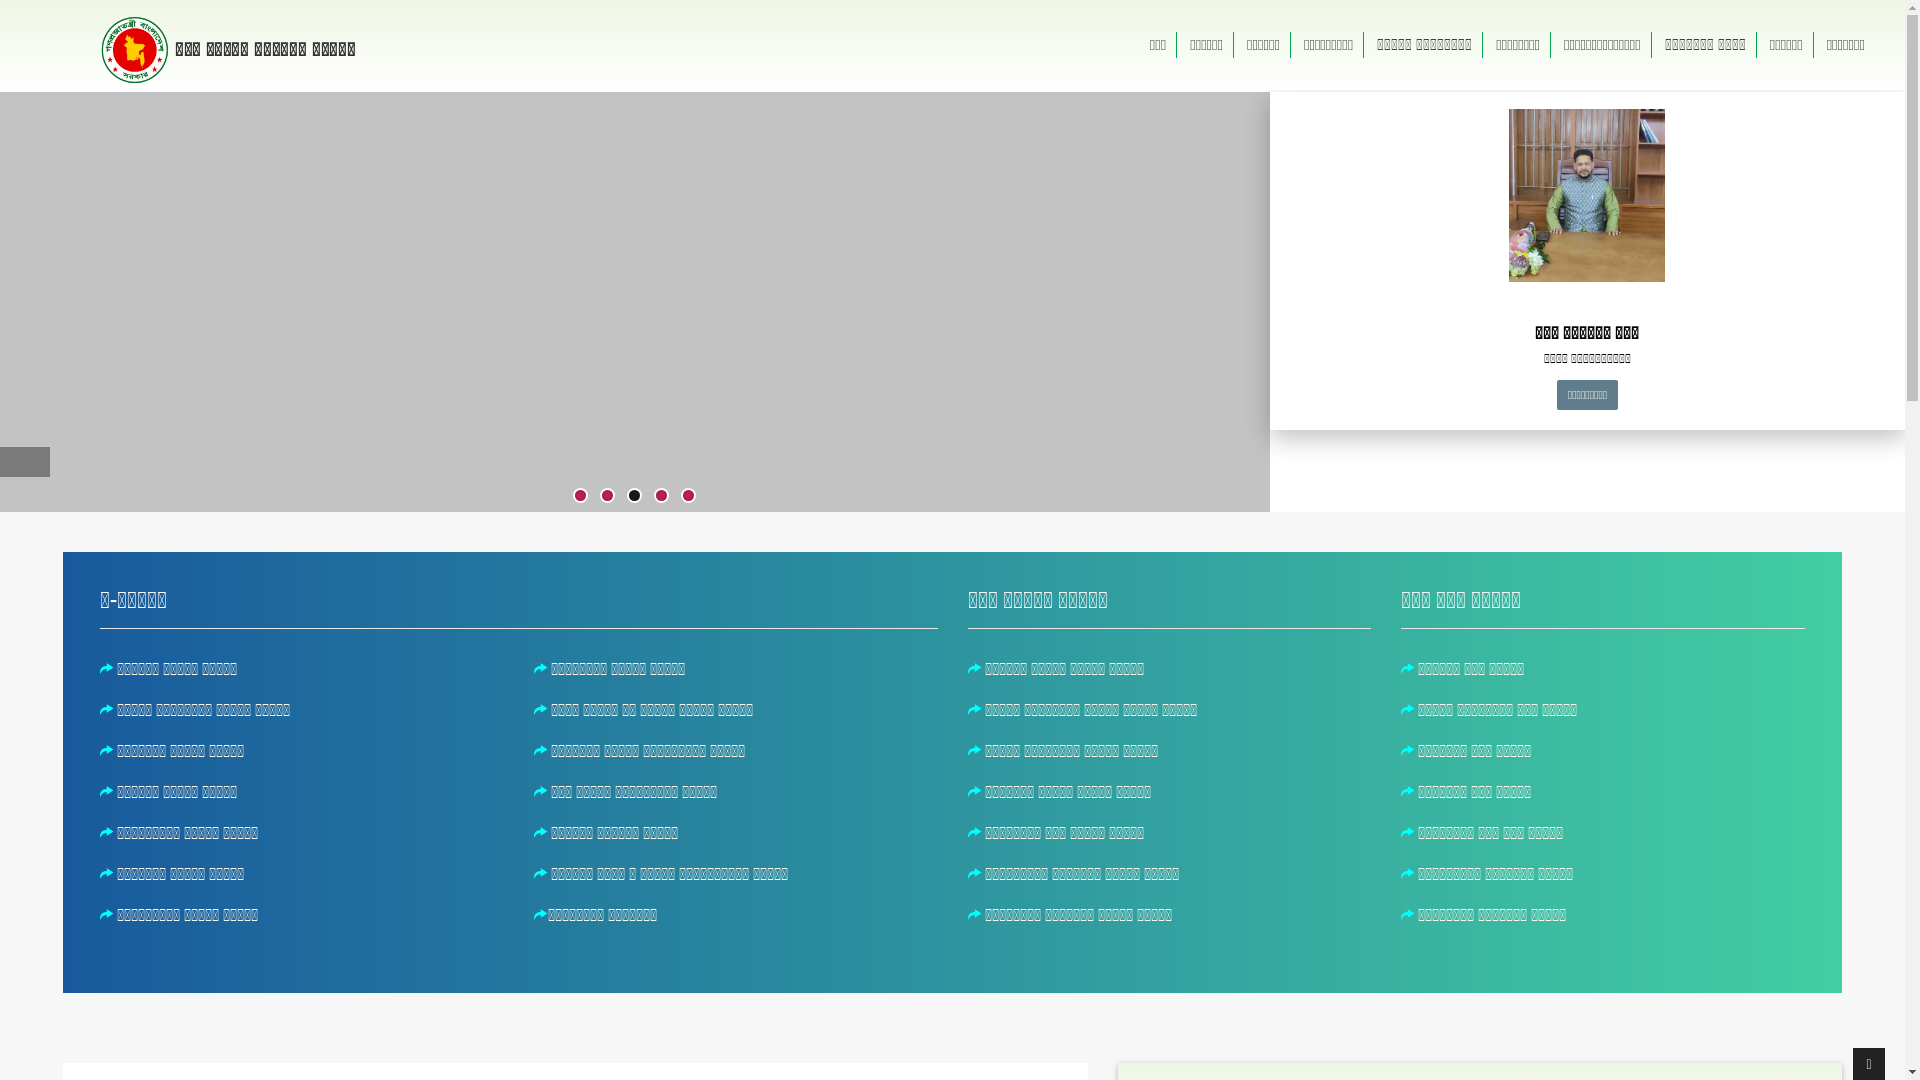 The width and height of the screenshot is (1920, 1080). Describe the element at coordinates (600, 495) in the screenshot. I see `'2'` at that location.